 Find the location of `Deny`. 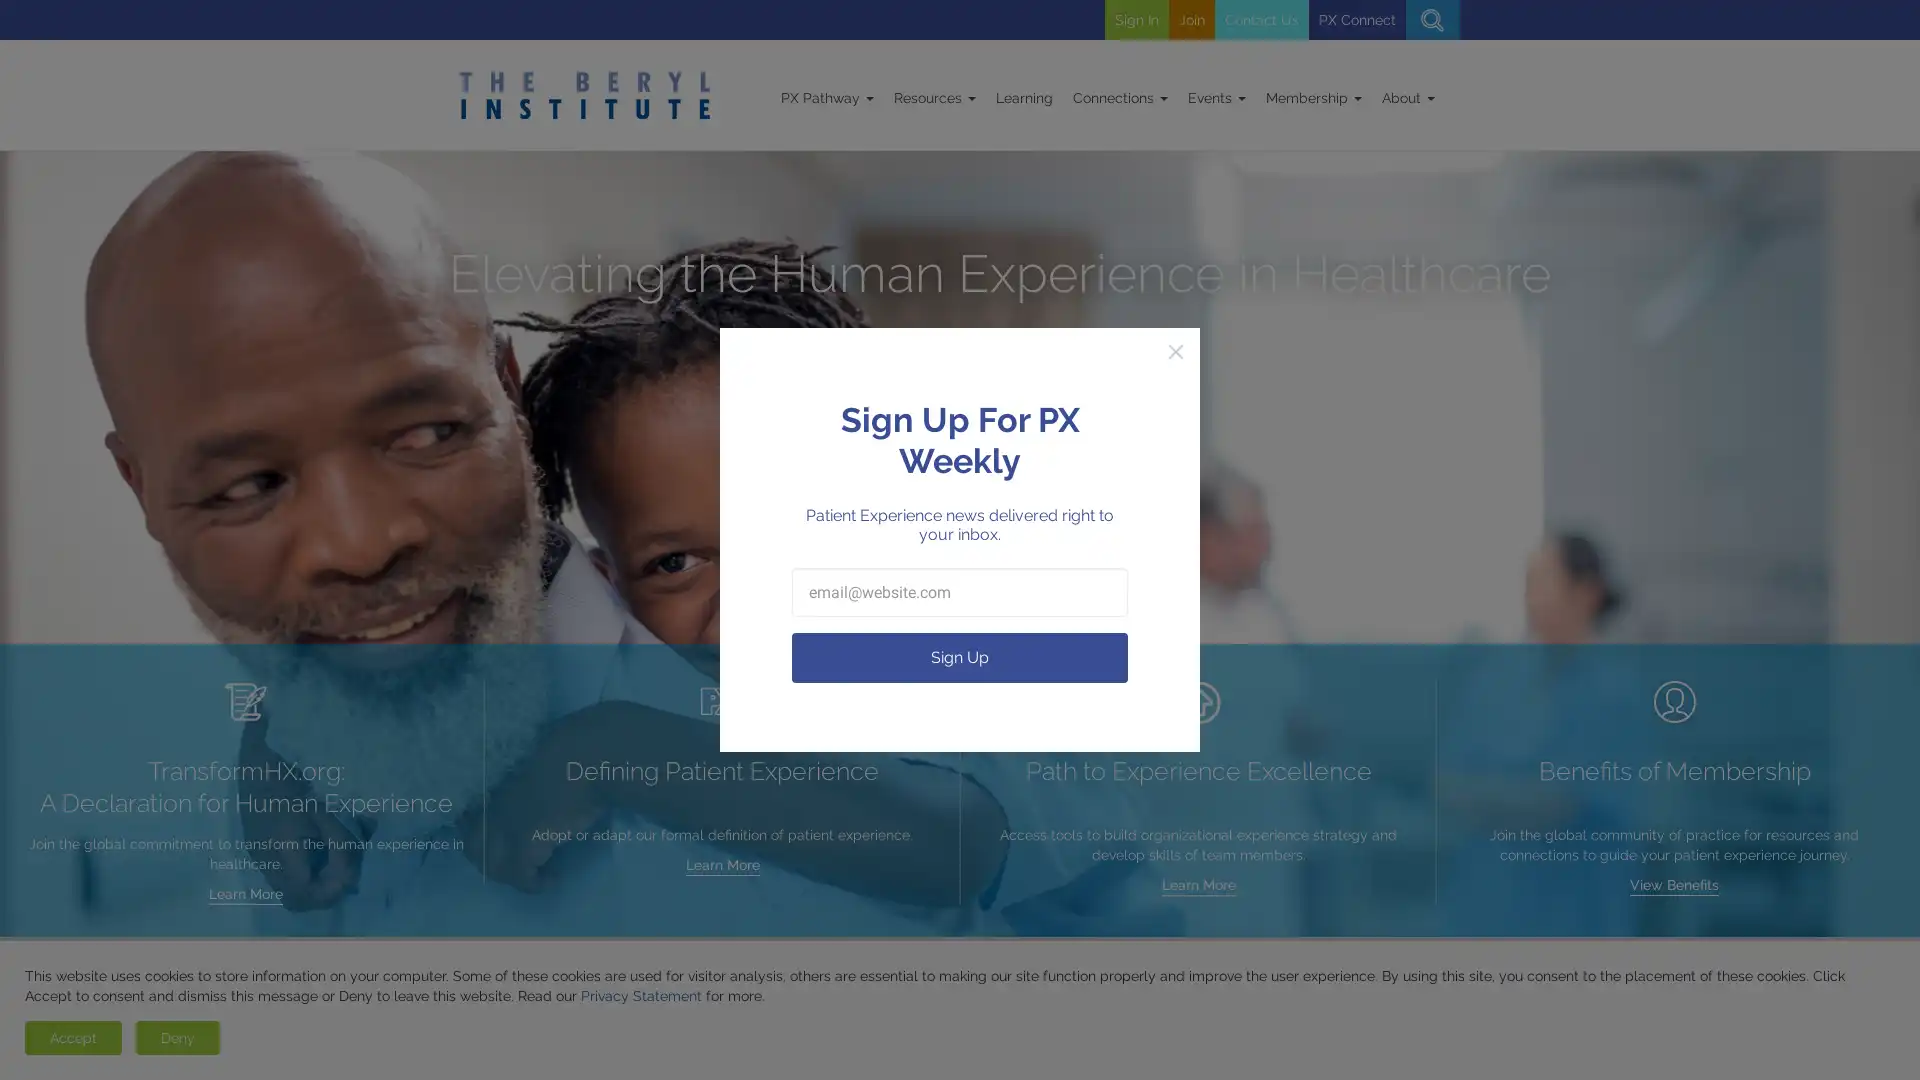

Deny is located at coordinates (177, 1036).